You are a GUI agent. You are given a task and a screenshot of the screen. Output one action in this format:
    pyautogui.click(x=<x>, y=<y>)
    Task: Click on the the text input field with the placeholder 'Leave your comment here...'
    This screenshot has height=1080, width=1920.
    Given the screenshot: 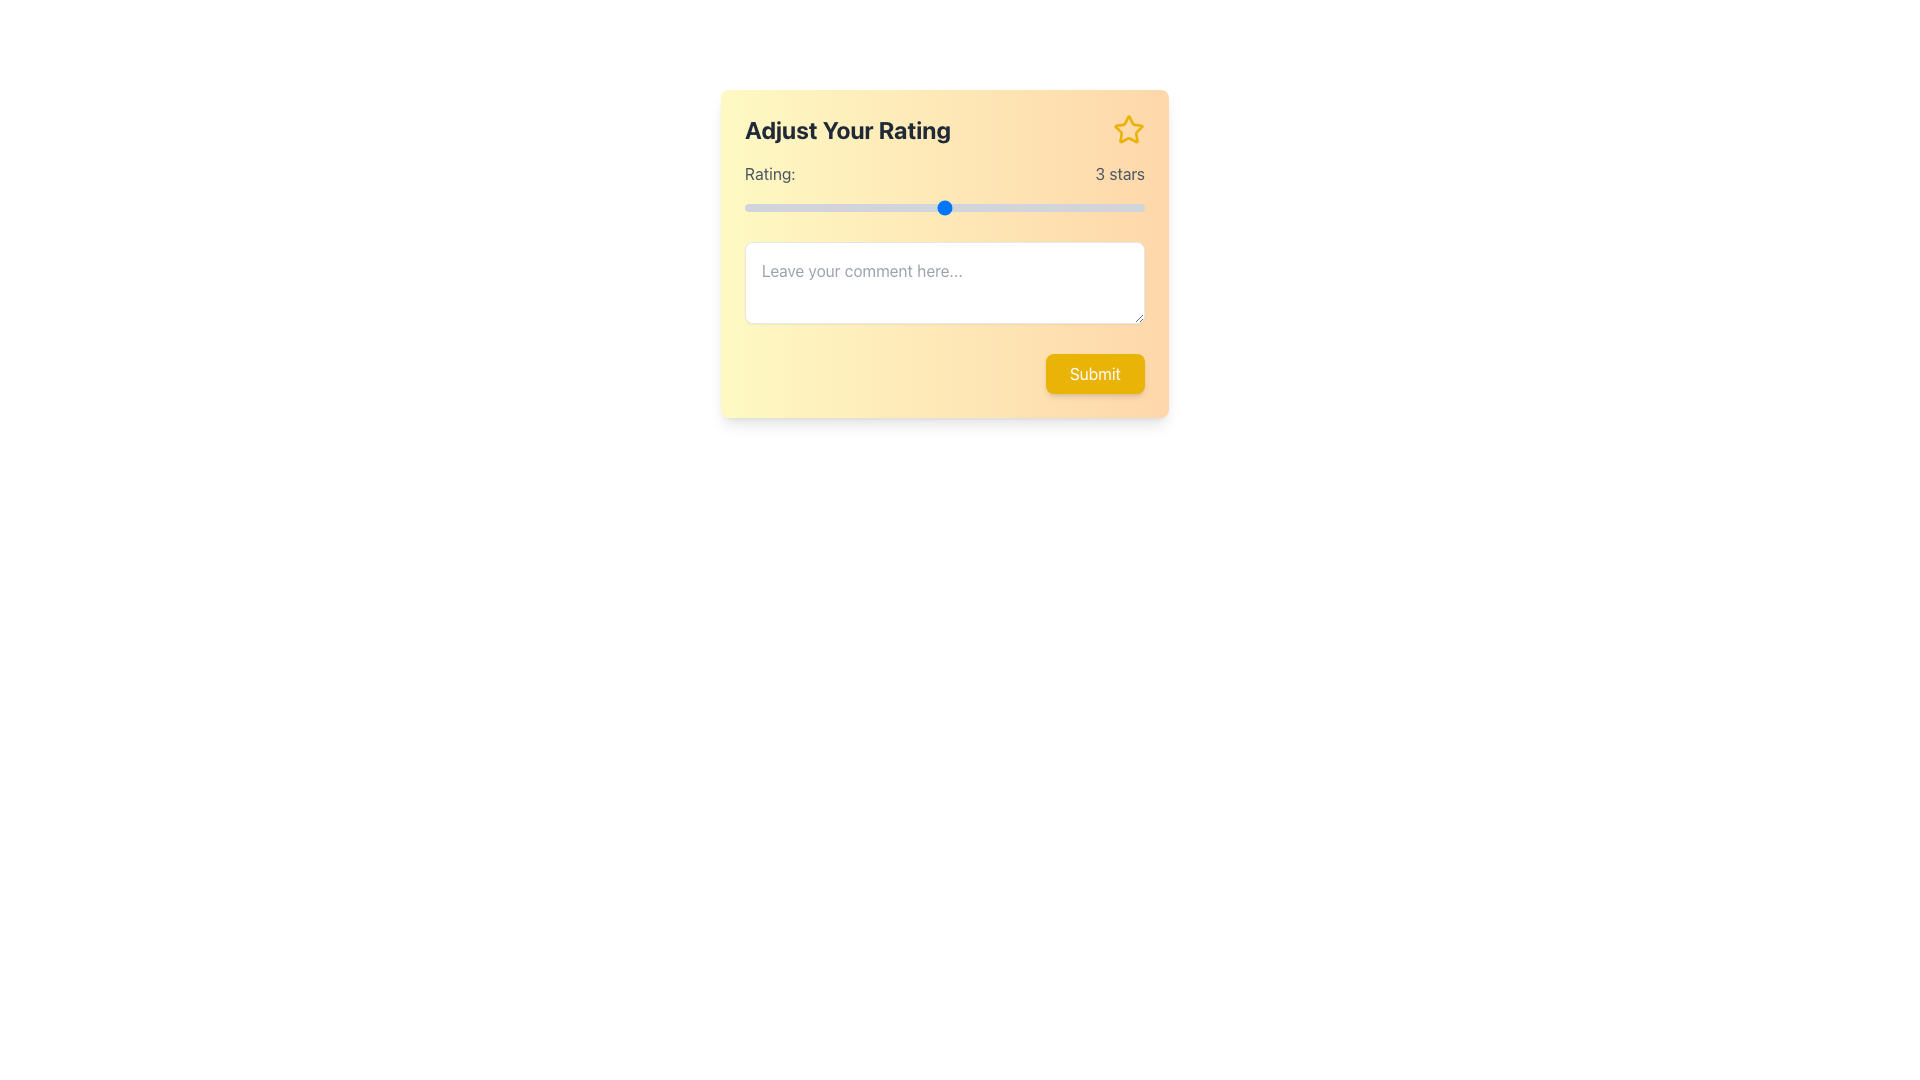 What is the action you would take?
    pyautogui.click(x=944, y=282)
    